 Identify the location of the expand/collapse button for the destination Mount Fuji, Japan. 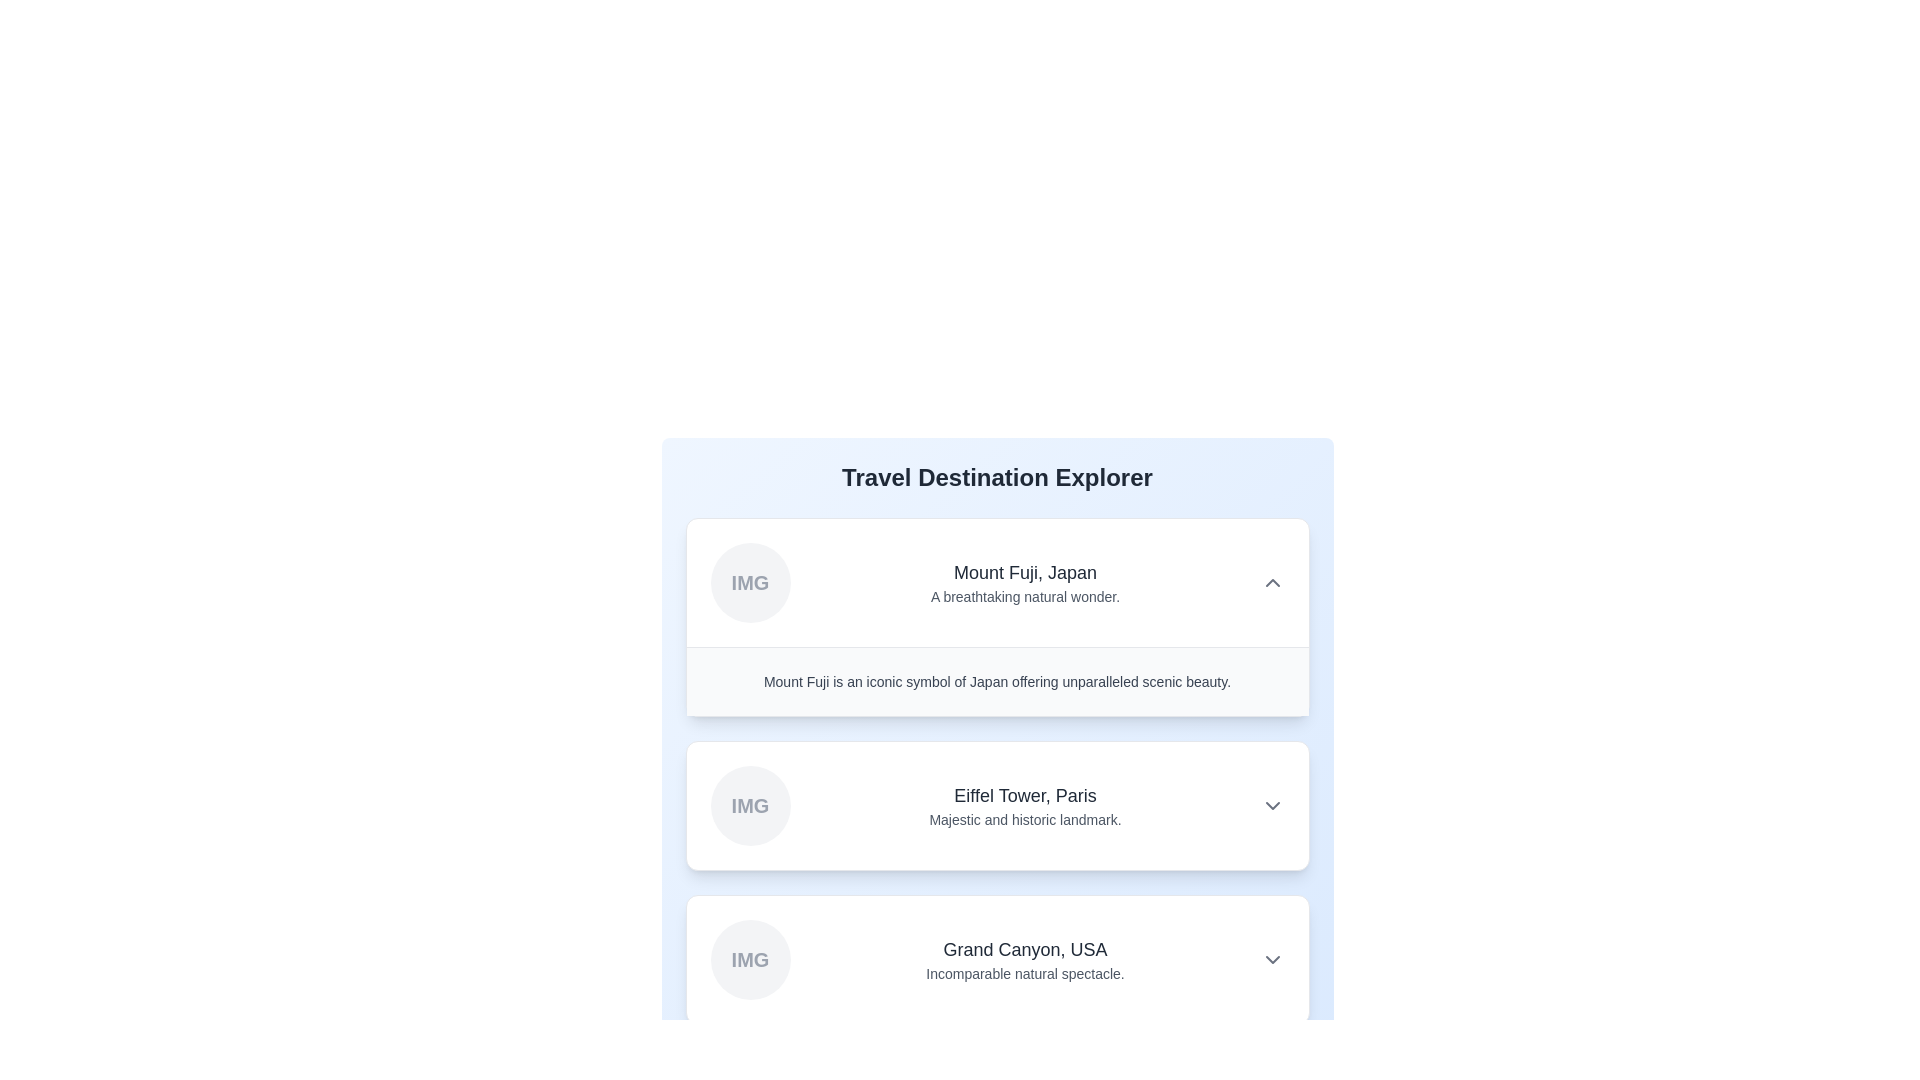
(1271, 582).